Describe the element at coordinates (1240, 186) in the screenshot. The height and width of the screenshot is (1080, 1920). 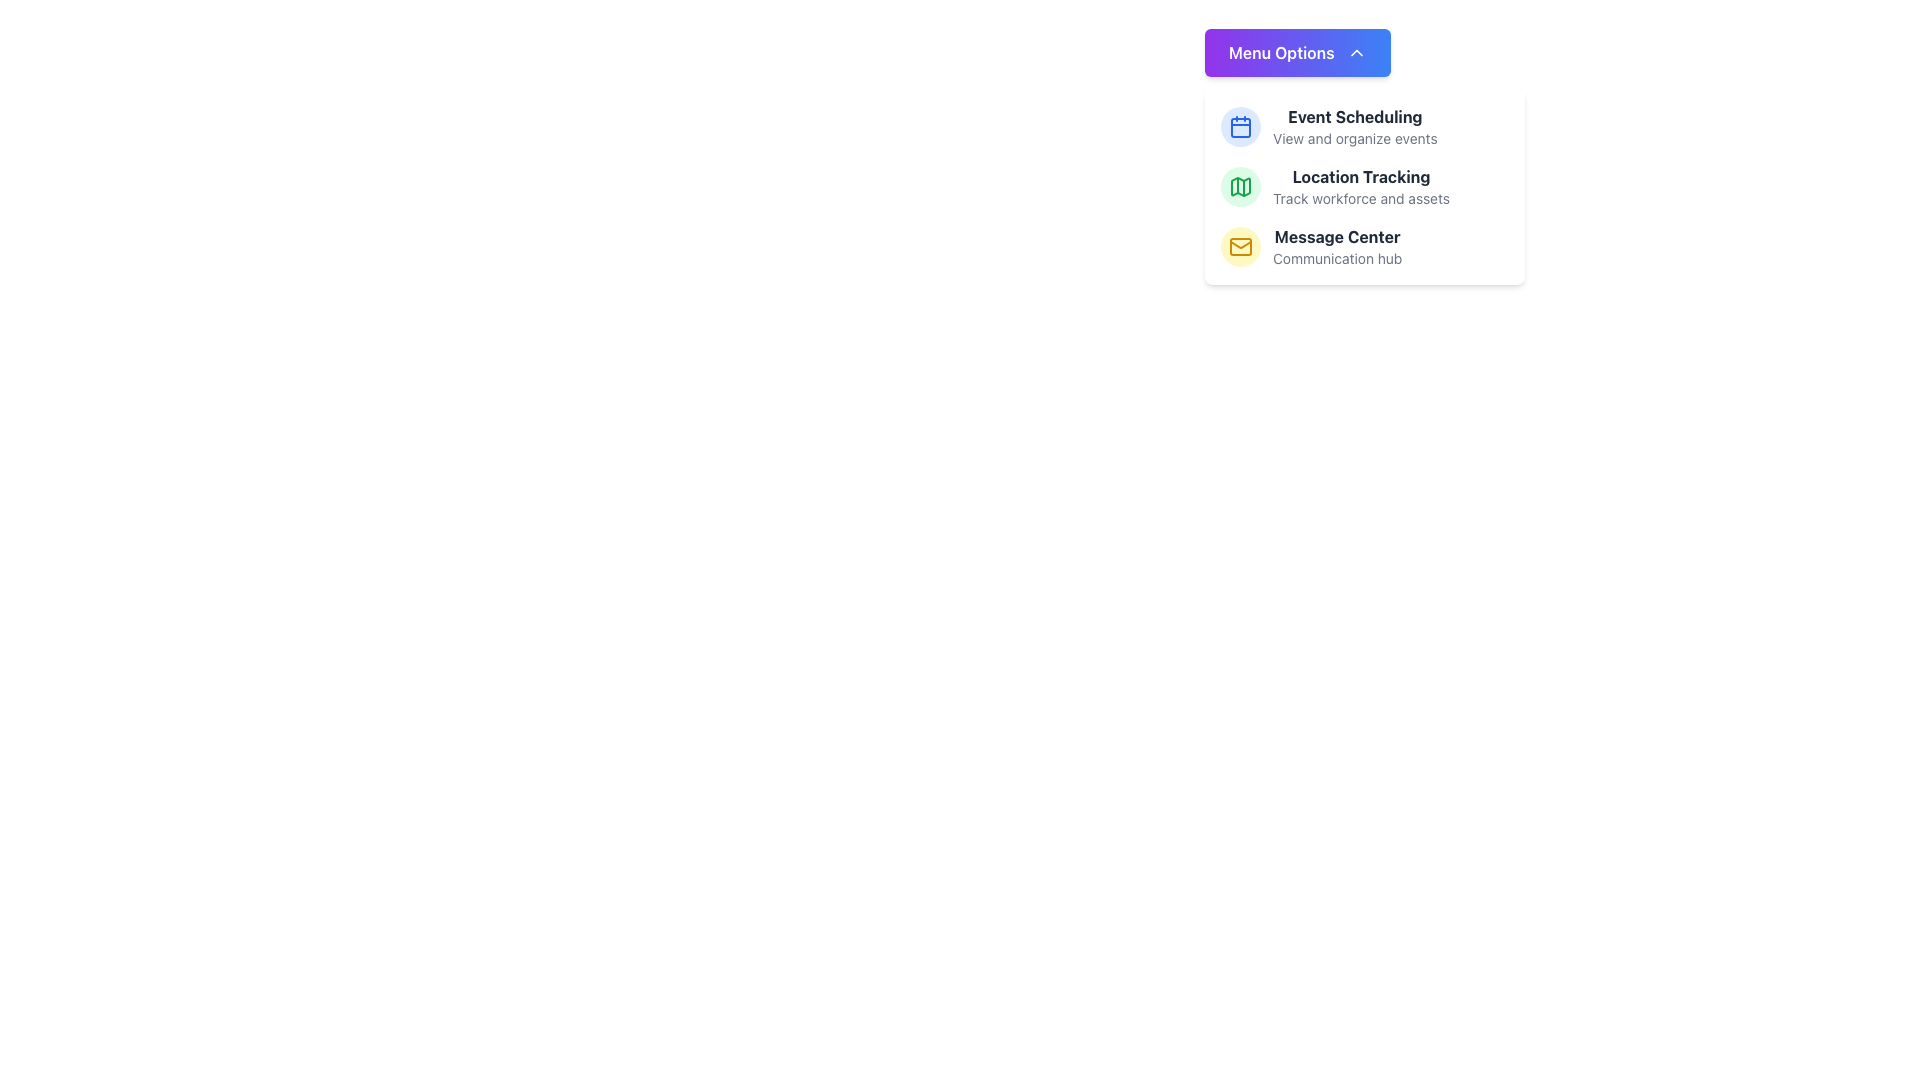
I see `the 'Location Tracking' icon in the 'Menu Options'` at that location.